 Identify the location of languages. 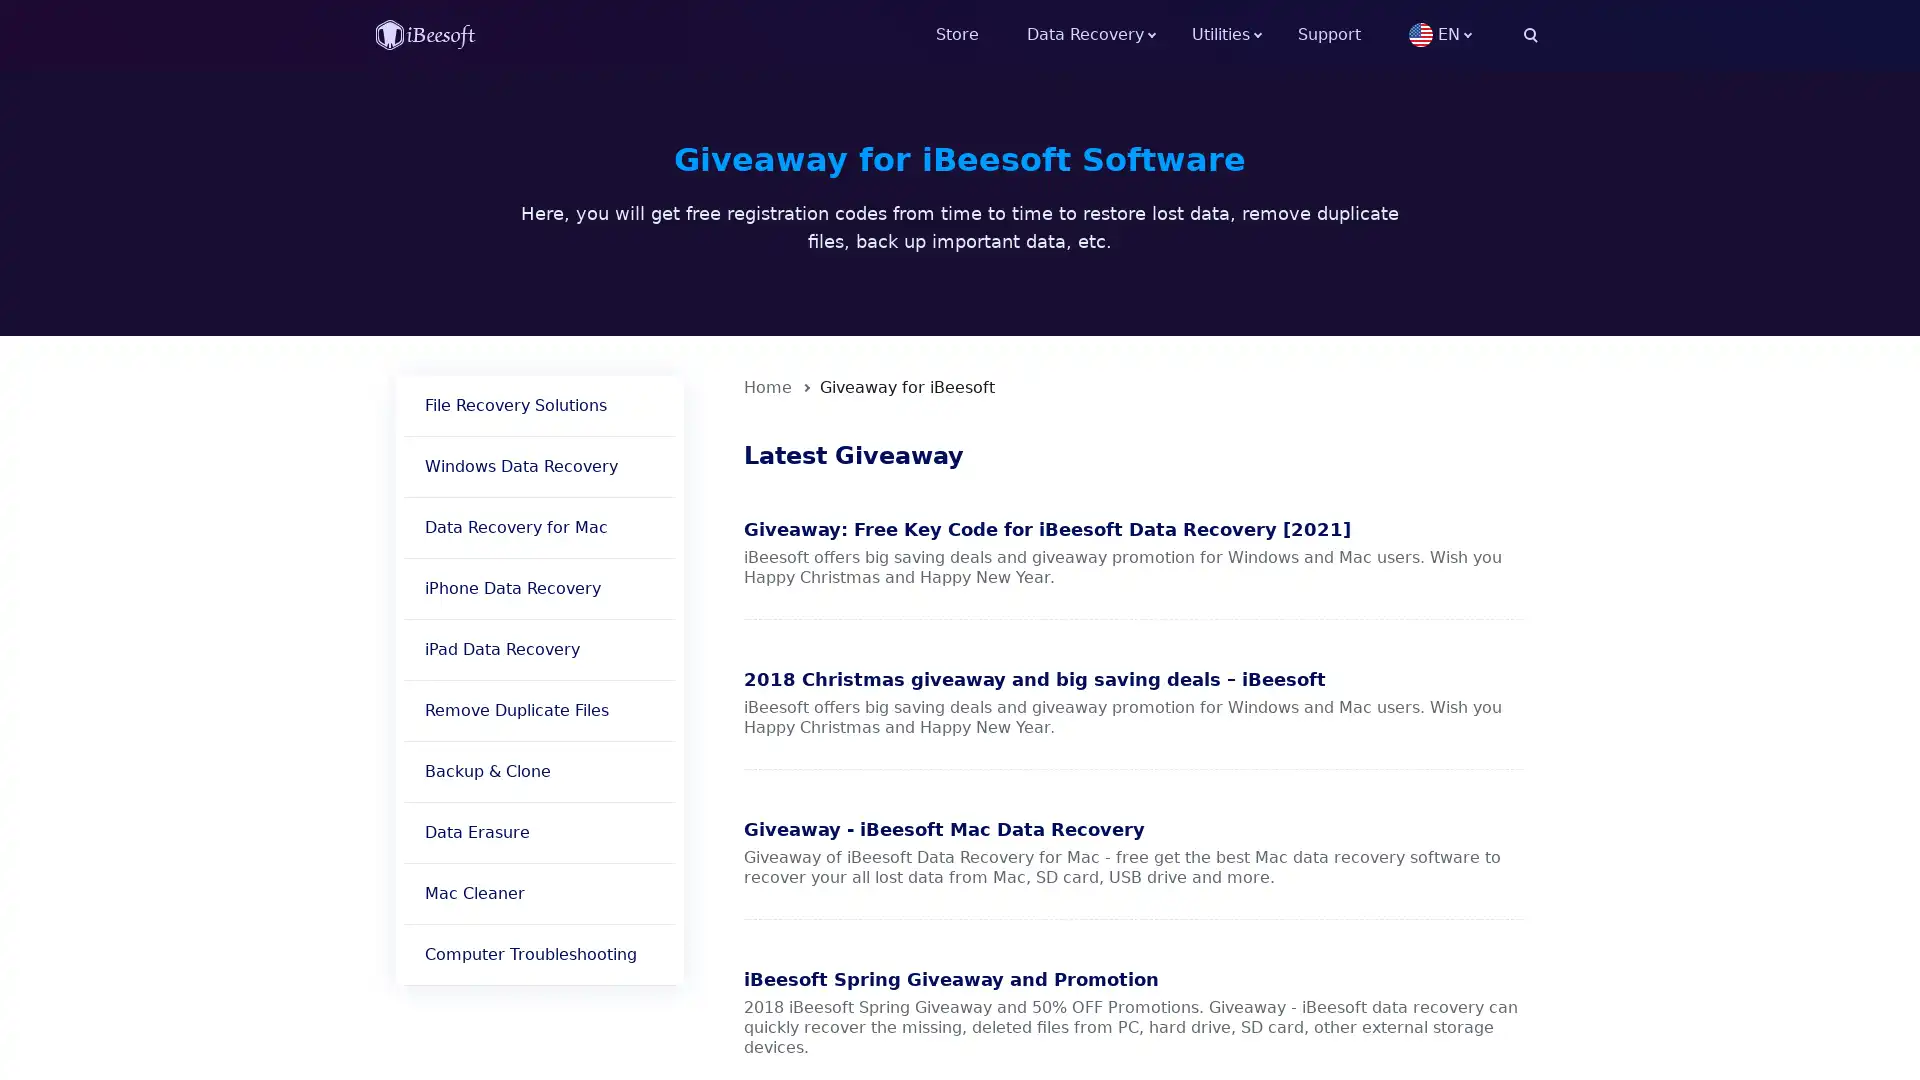
(1473, 34).